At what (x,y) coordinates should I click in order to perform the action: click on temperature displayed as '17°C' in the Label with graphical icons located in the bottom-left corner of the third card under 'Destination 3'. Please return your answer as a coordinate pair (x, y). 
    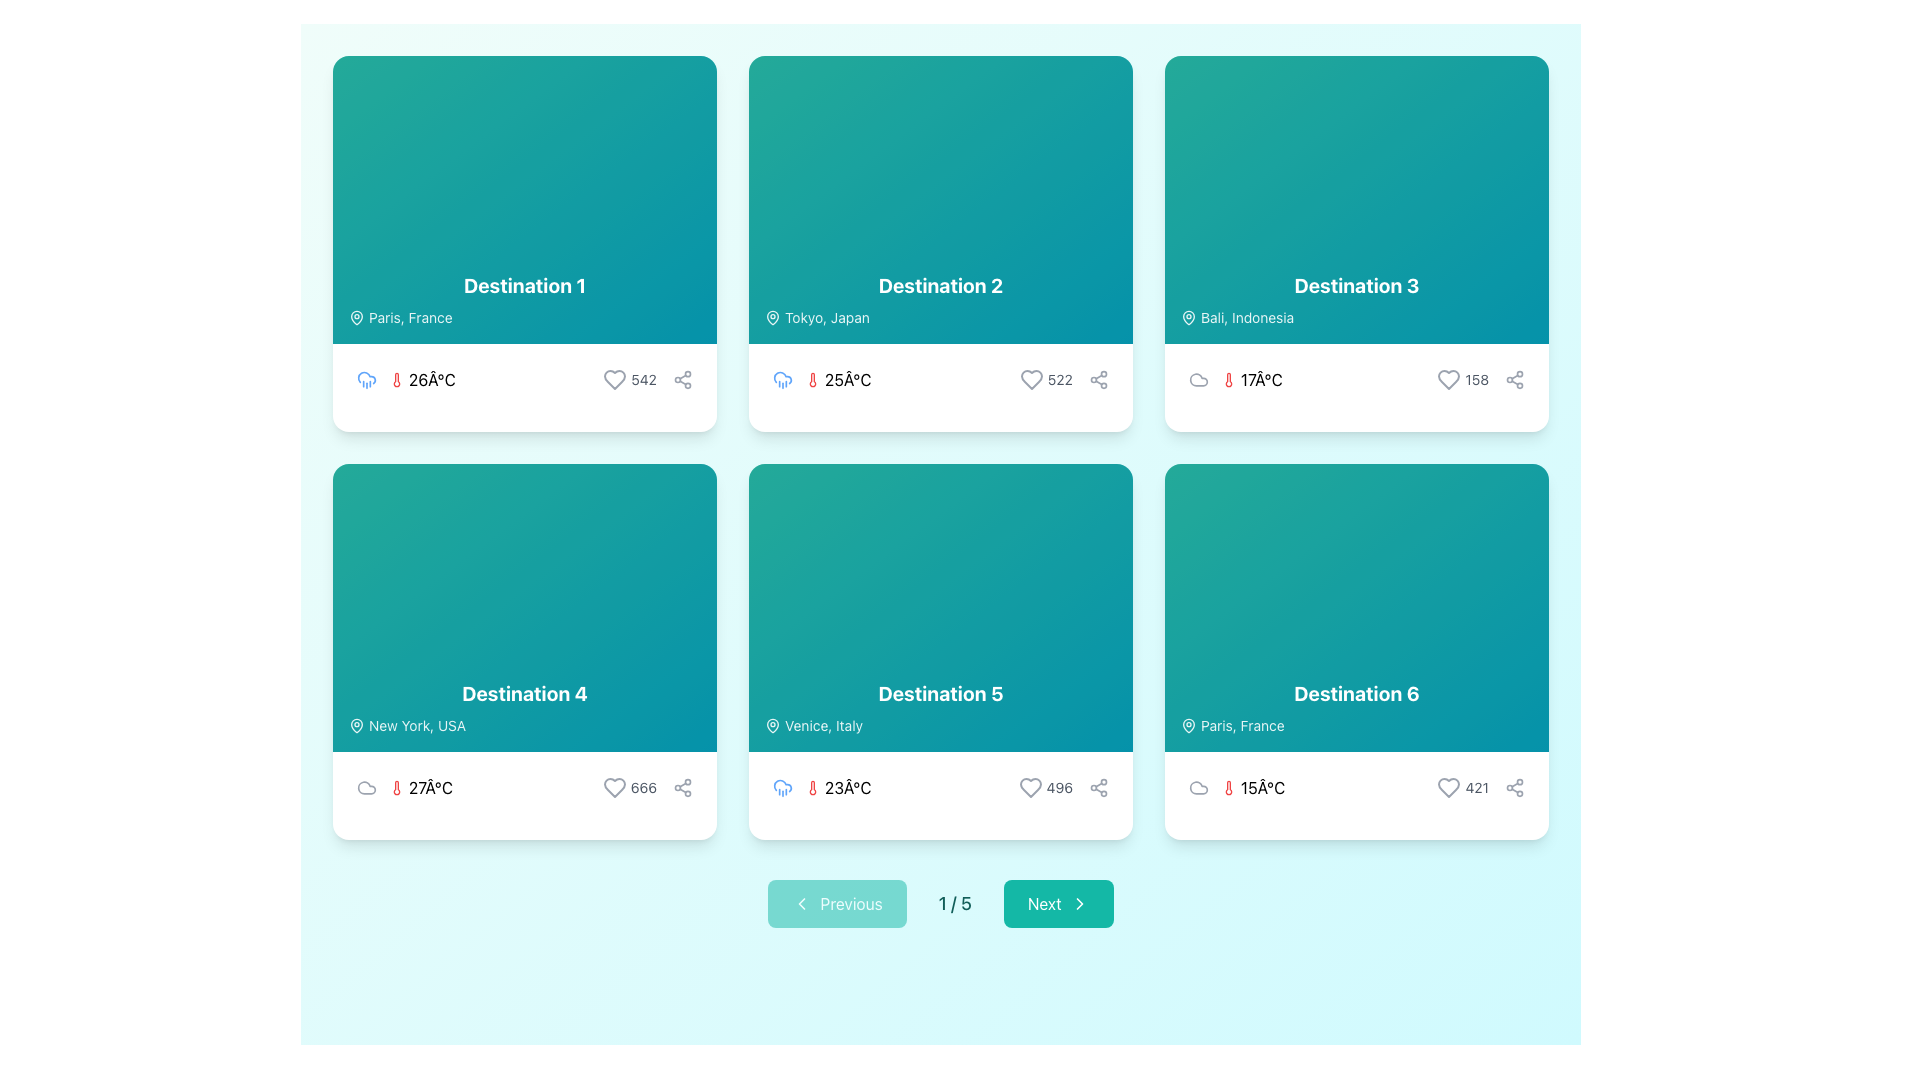
    Looking at the image, I should click on (1234, 380).